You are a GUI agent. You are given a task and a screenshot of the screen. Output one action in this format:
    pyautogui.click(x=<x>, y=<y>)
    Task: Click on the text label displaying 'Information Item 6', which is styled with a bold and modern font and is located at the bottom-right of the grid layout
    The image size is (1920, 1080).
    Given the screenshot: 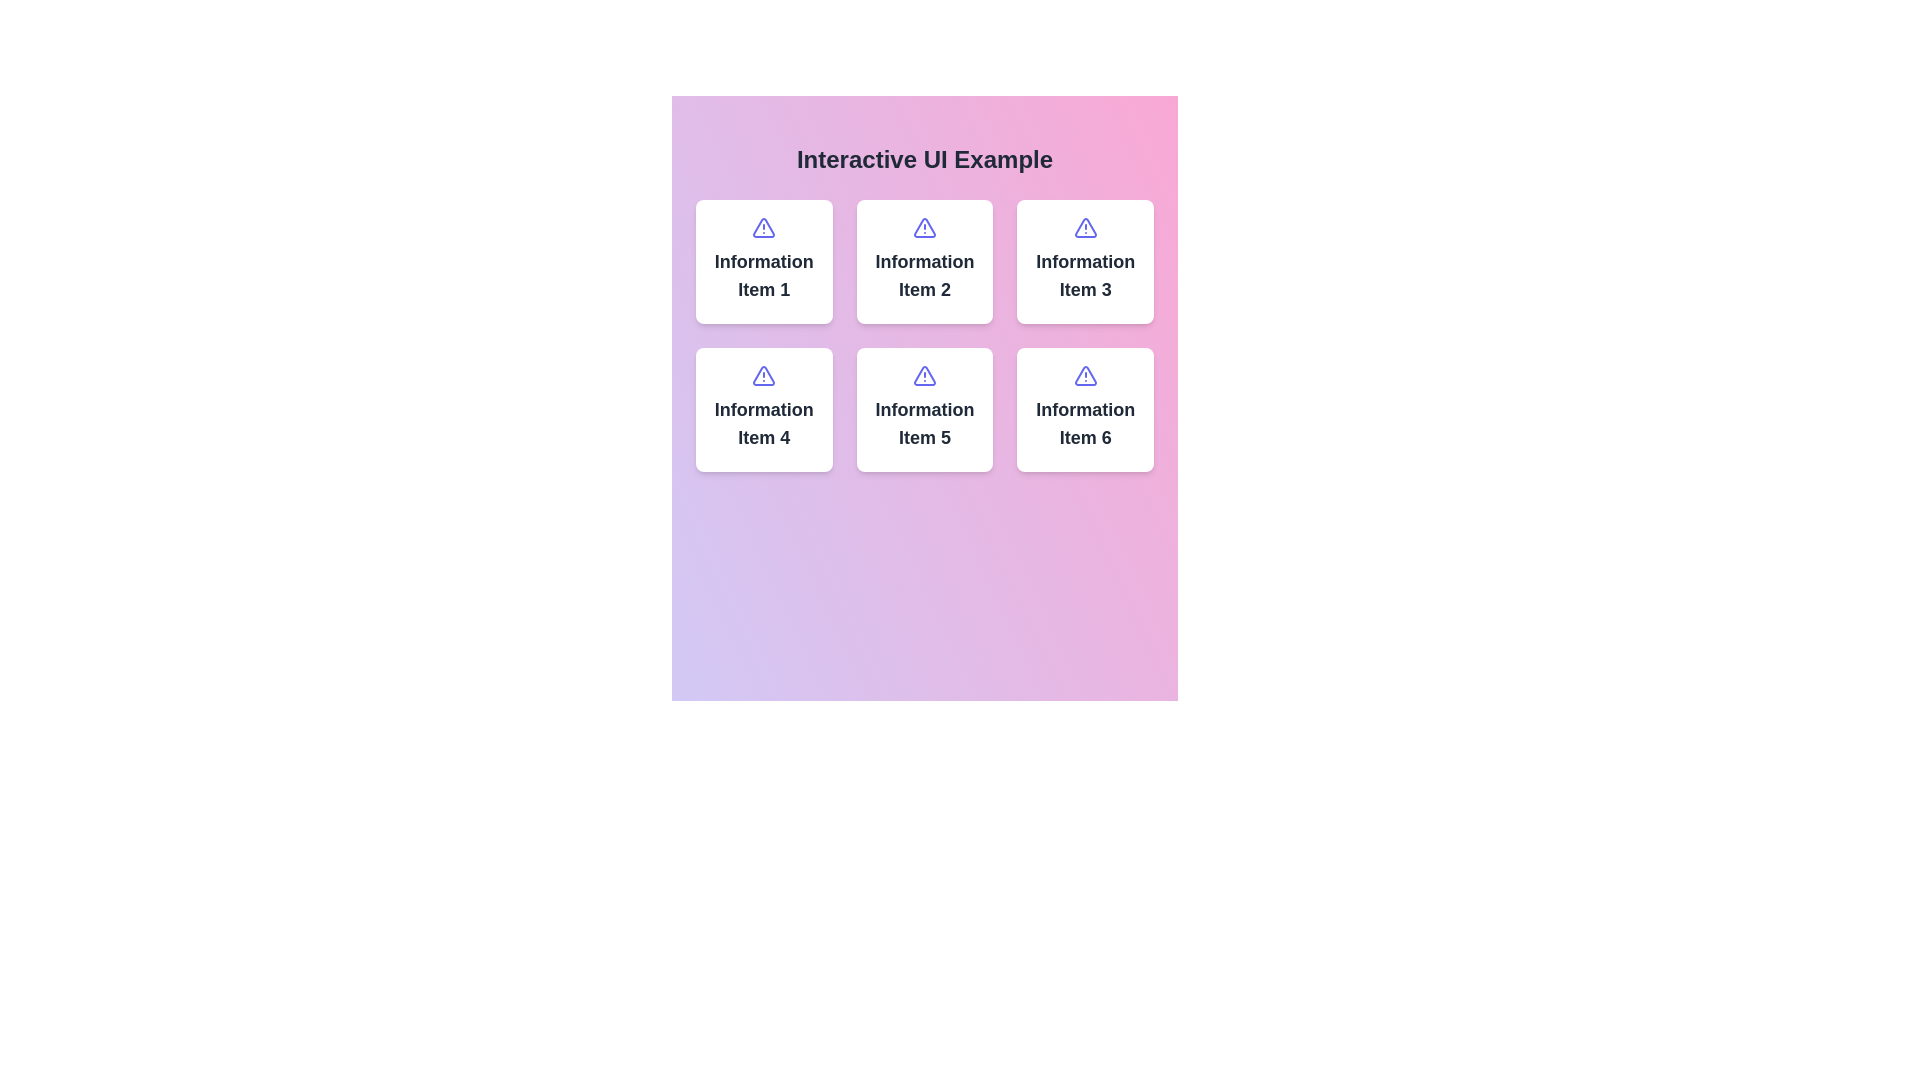 What is the action you would take?
    pyautogui.click(x=1084, y=423)
    